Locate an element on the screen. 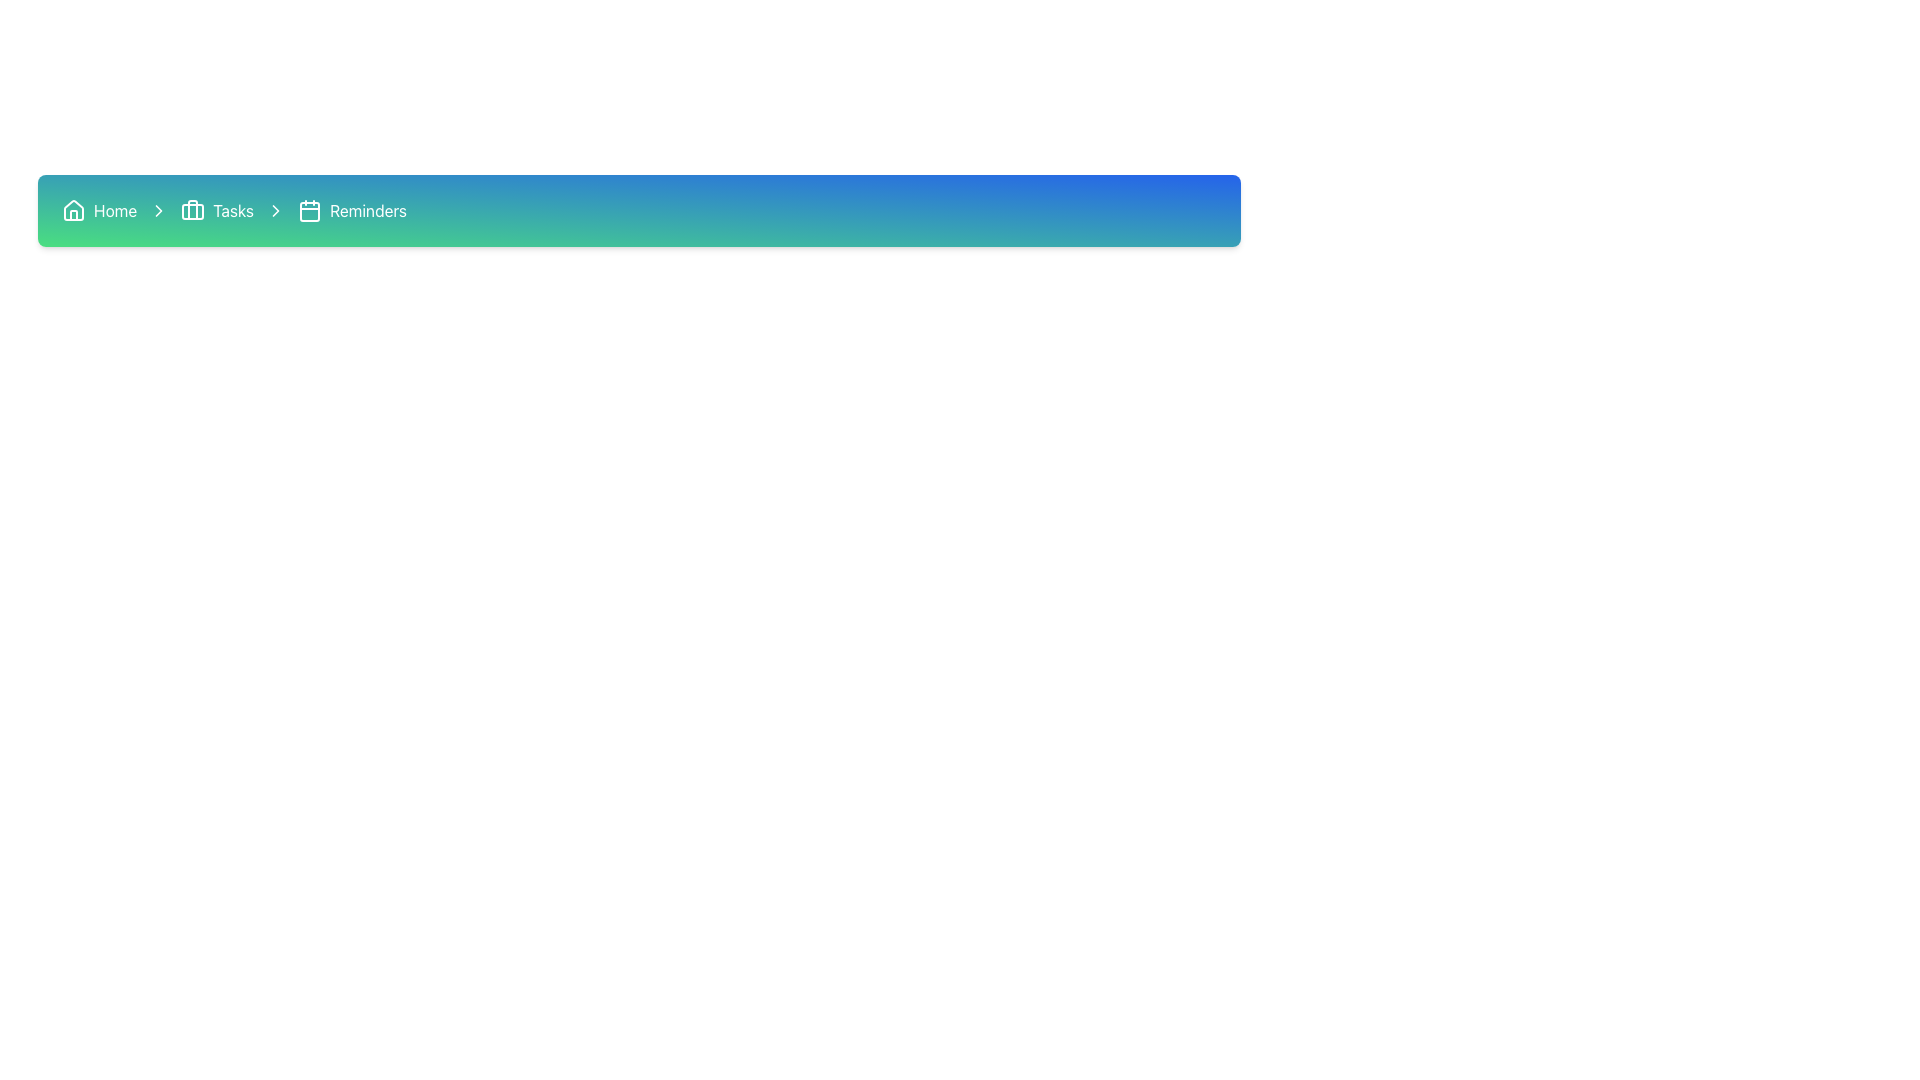  the suitcase icon located to the left of the 'Tasks' text label in the breadcrumb navigation bar is located at coordinates (193, 211).